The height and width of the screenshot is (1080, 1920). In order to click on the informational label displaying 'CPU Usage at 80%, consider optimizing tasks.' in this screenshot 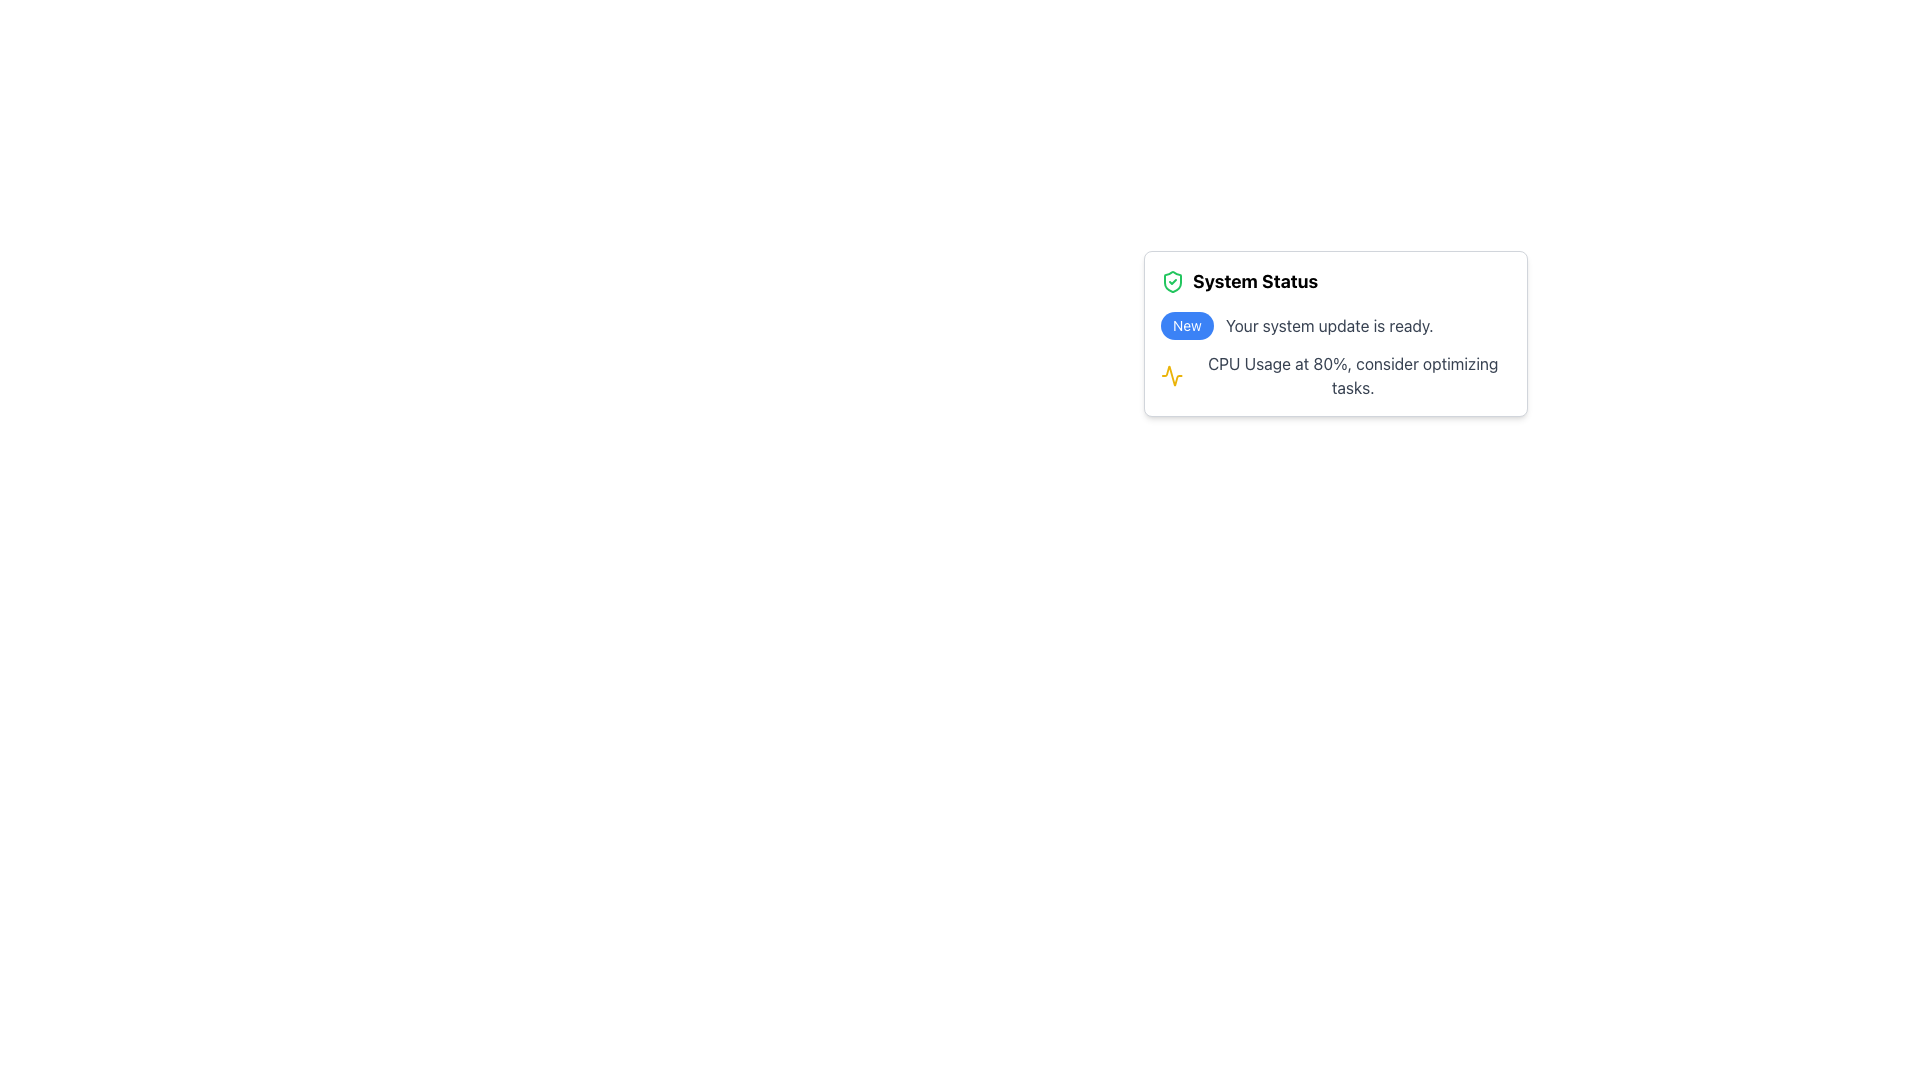, I will do `click(1353, 375)`.